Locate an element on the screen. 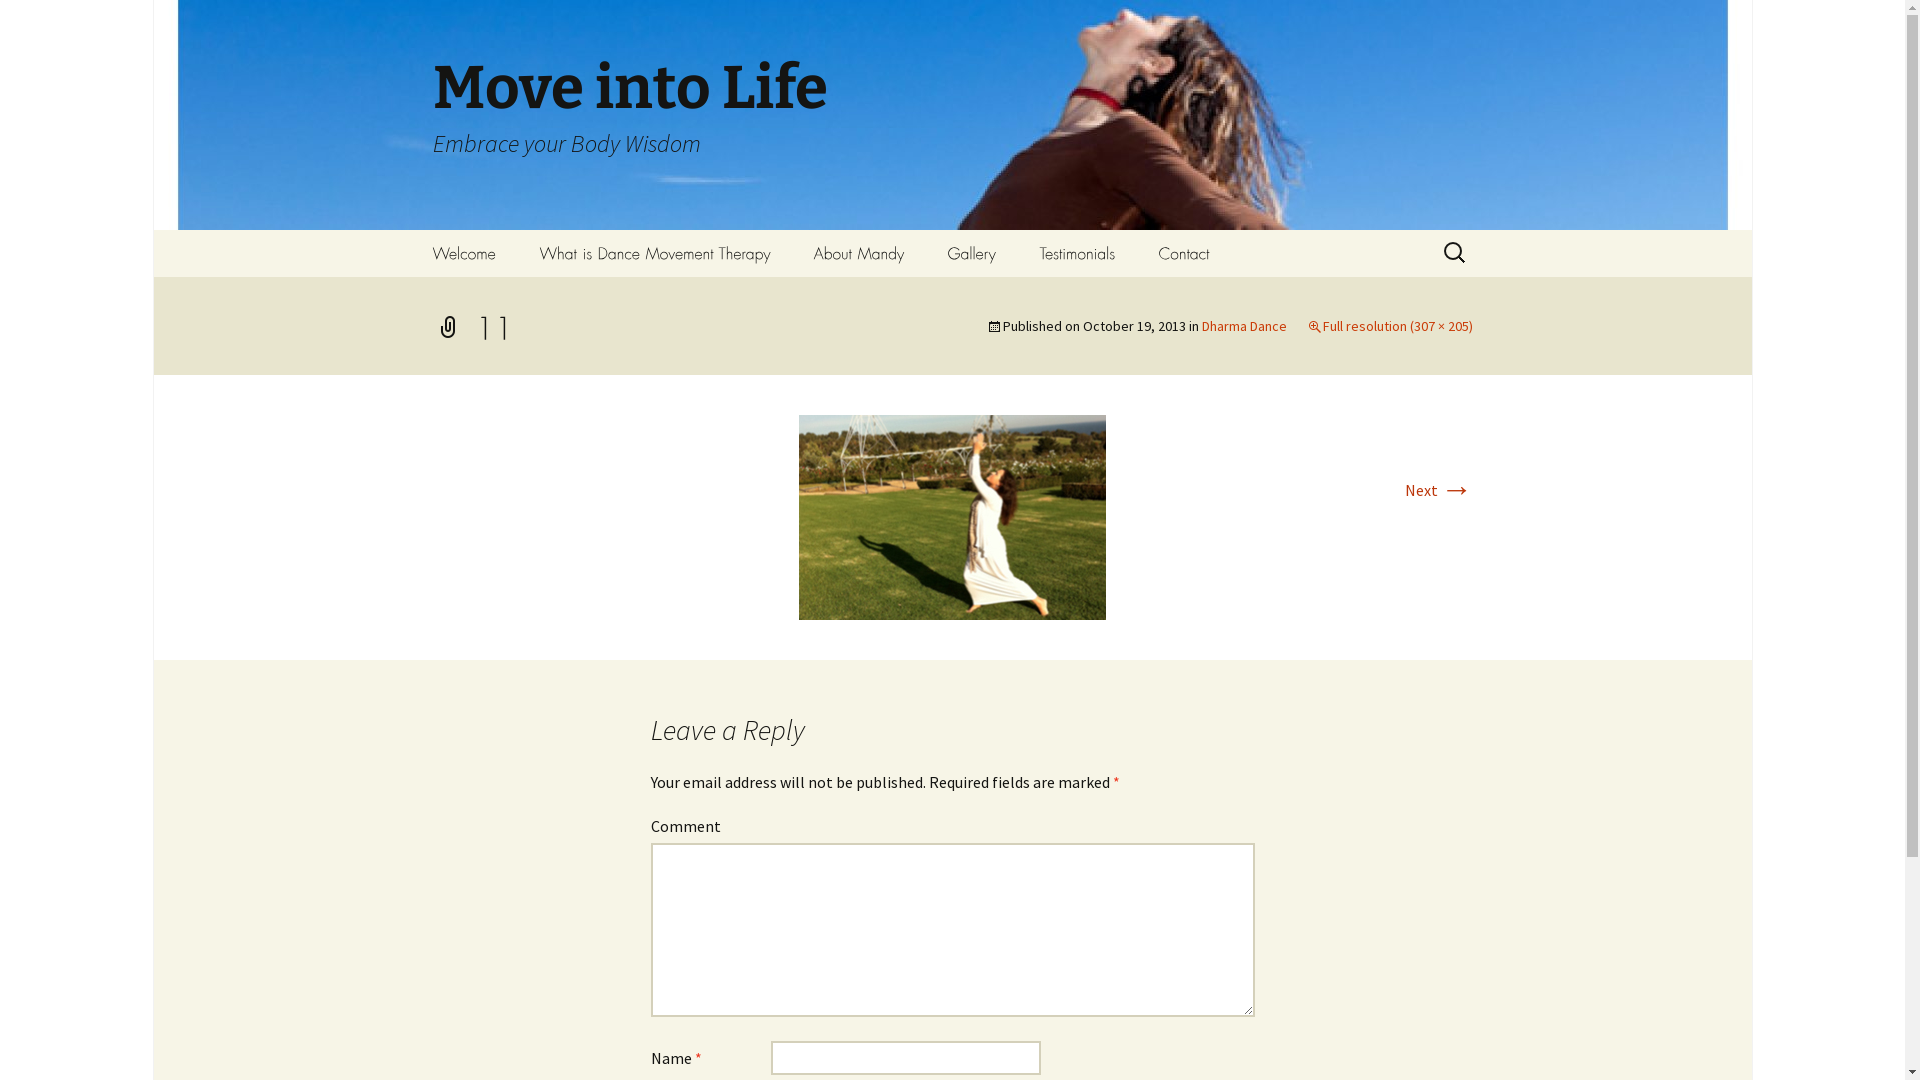 Image resolution: width=1920 pixels, height=1080 pixels. 'Skip to content' is located at coordinates (464, 241).